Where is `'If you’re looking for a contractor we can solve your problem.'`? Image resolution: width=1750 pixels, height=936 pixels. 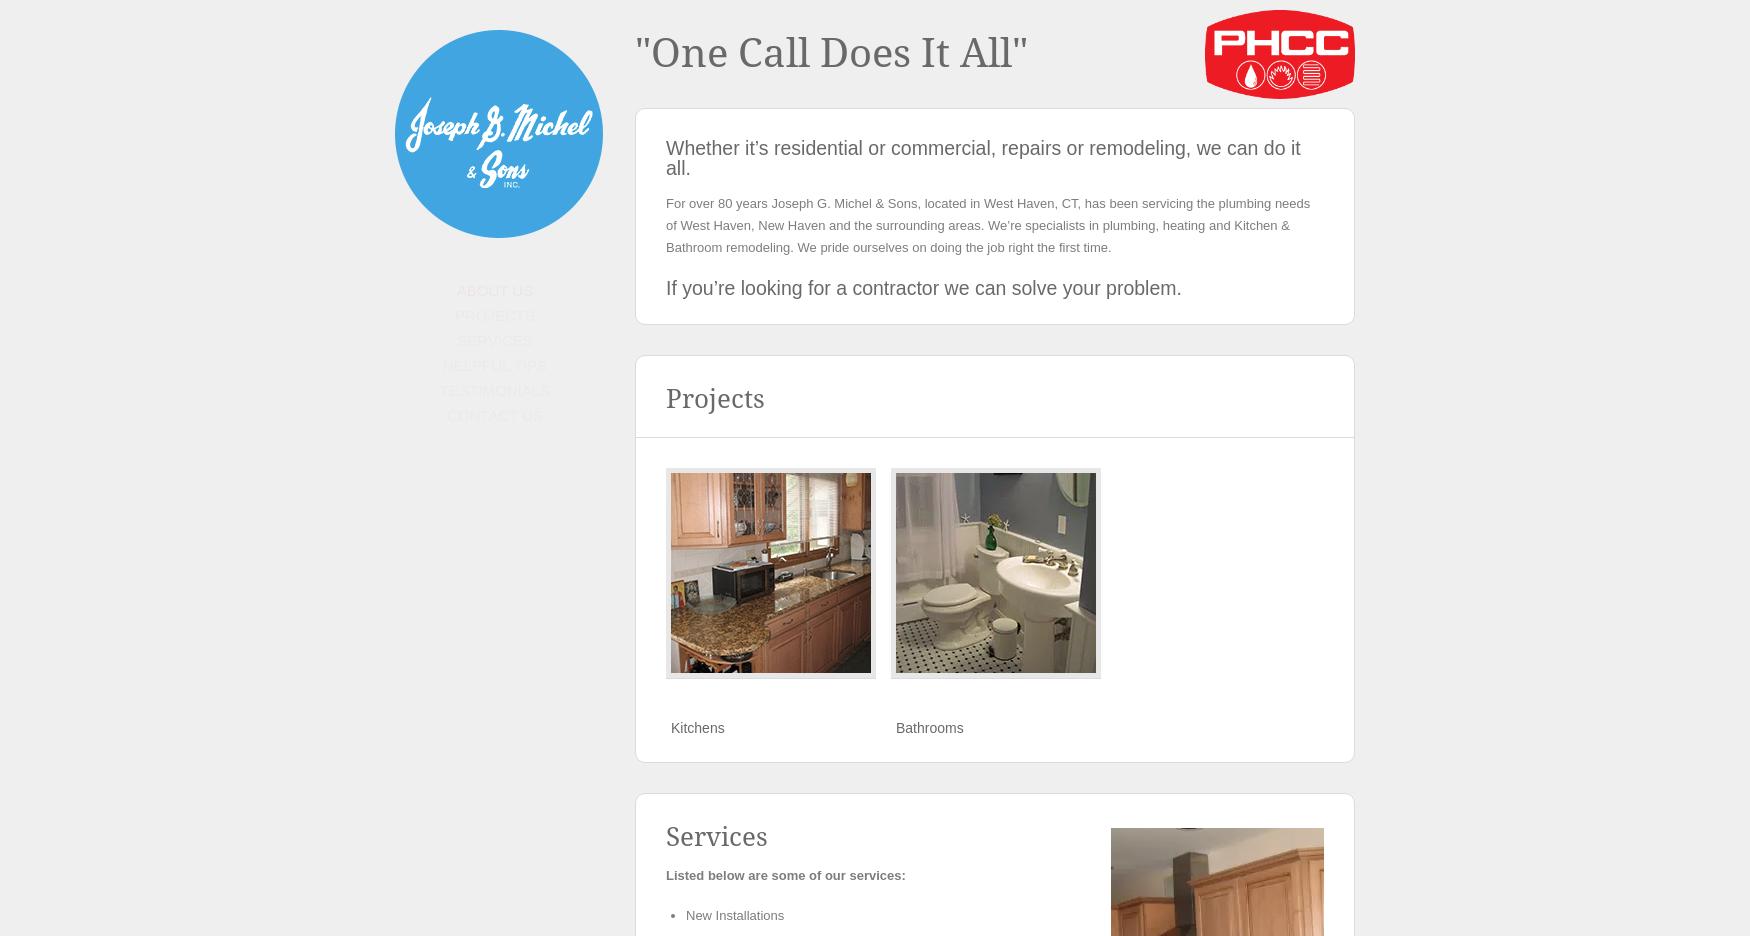
'If you’re looking for a contractor we can solve your problem.' is located at coordinates (922, 288).